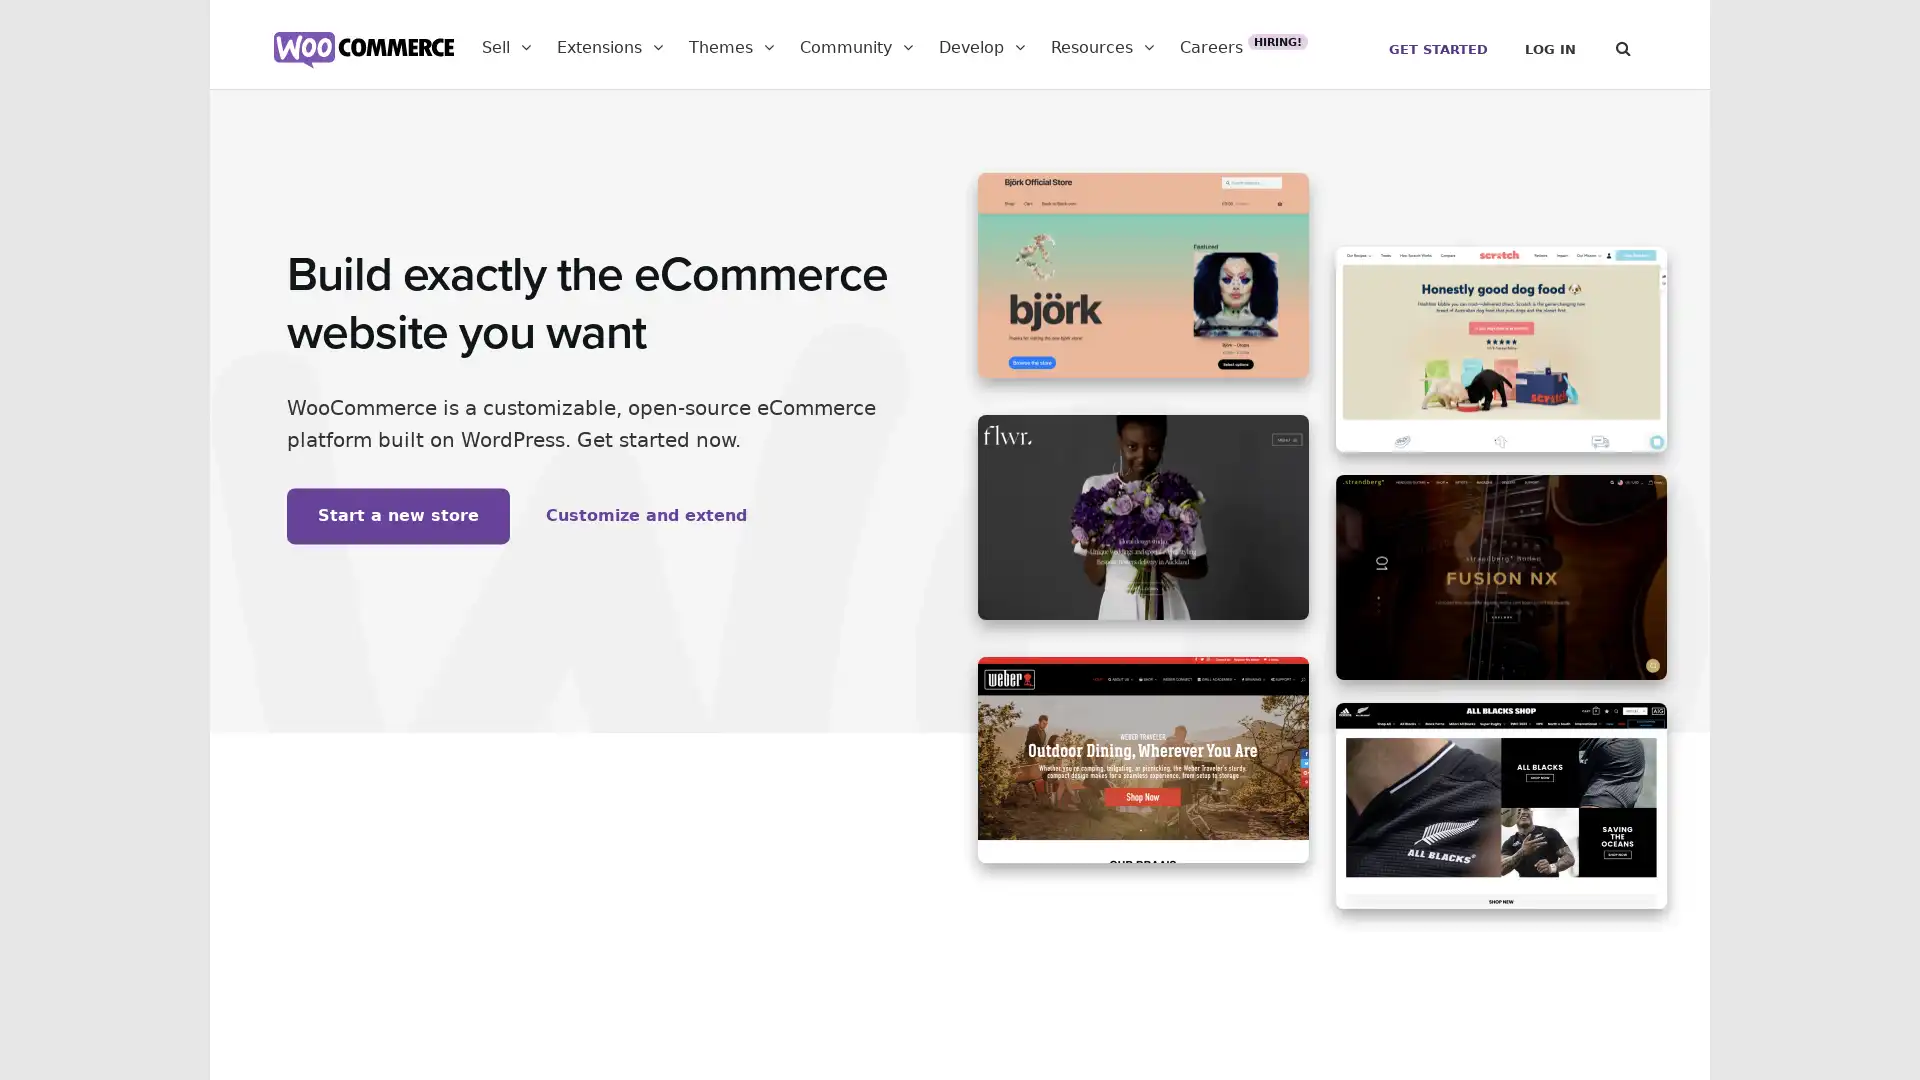  I want to click on Search, so click(1623, 48).